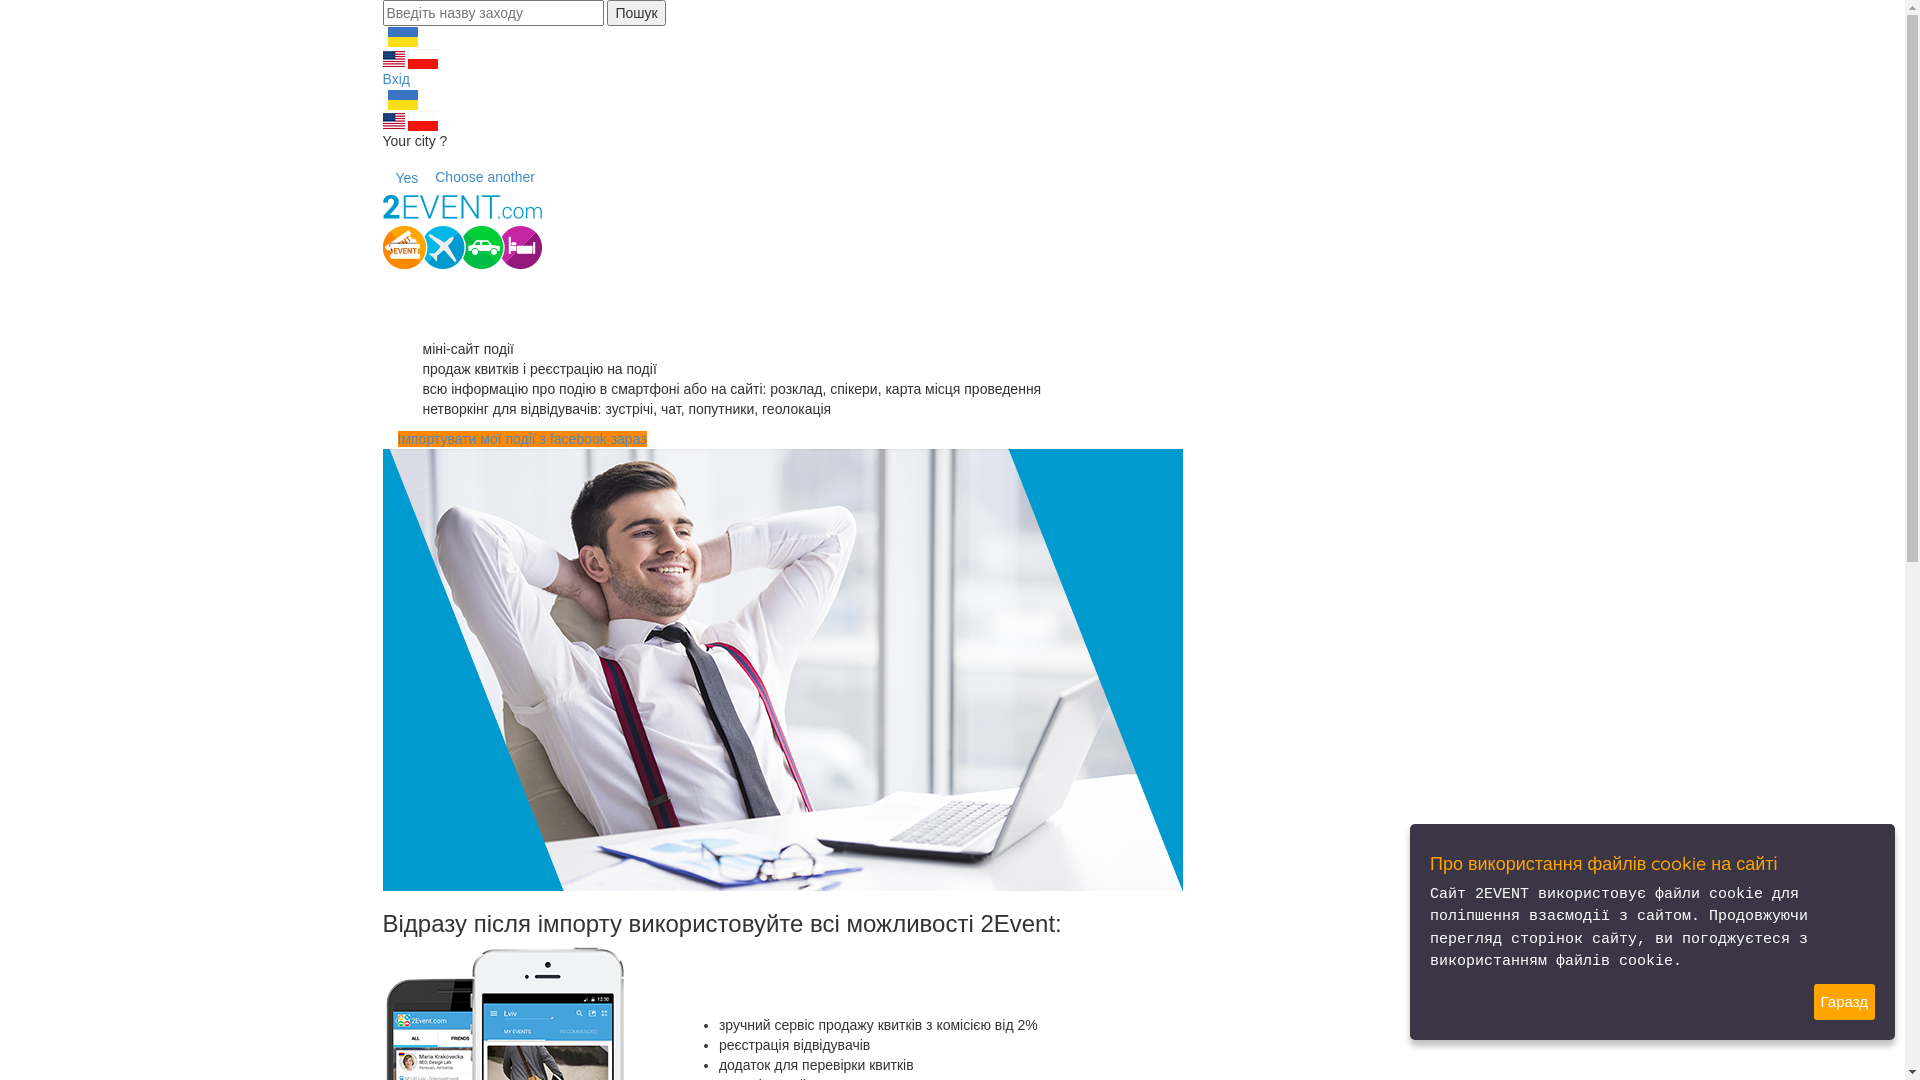 The height and width of the screenshot is (1080, 1920). What do you see at coordinates (484, 176) in the screenshot?
I see `'Choose another'` at bounding box center [484, 176].